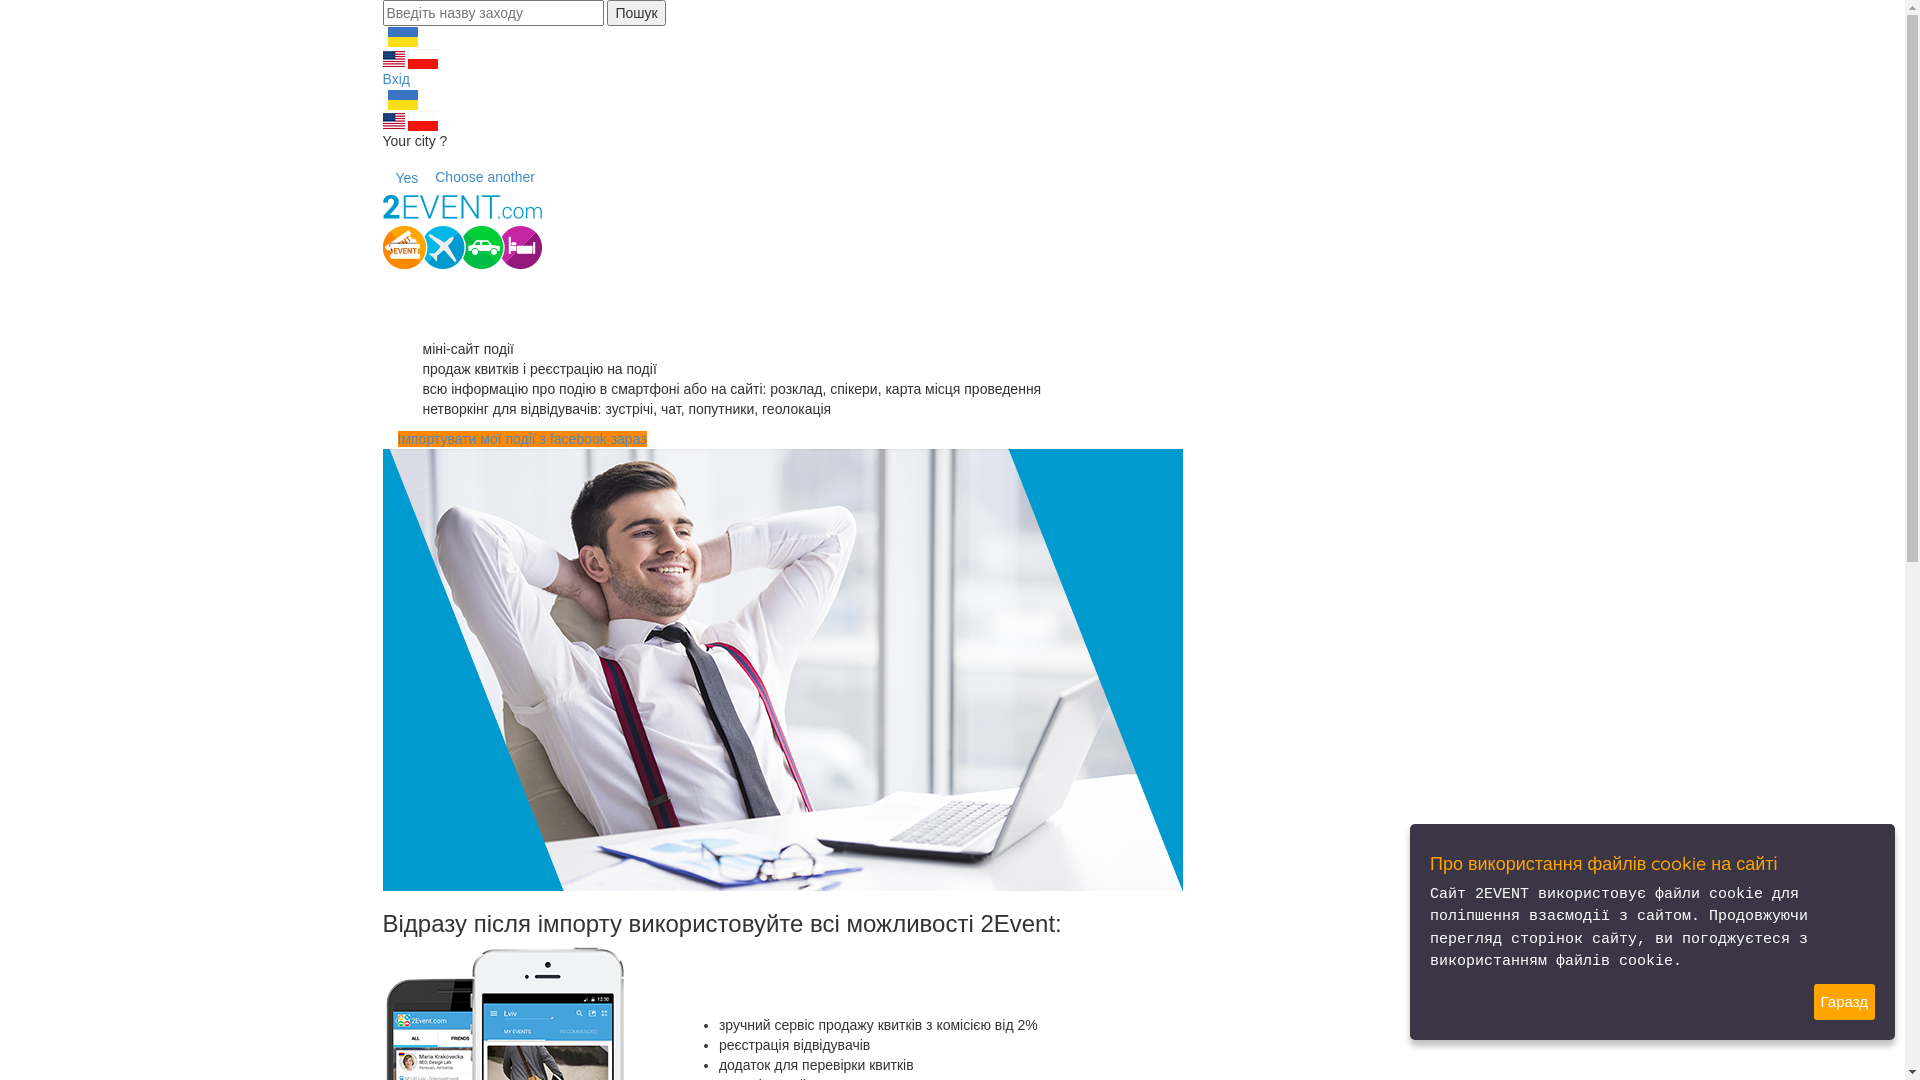 The height and width of the screenshot is (1080, 1920). What do you see at coordinates (484, 176) in the screenshot?
I see `'Choose another'` at bounding box center [484, 176].